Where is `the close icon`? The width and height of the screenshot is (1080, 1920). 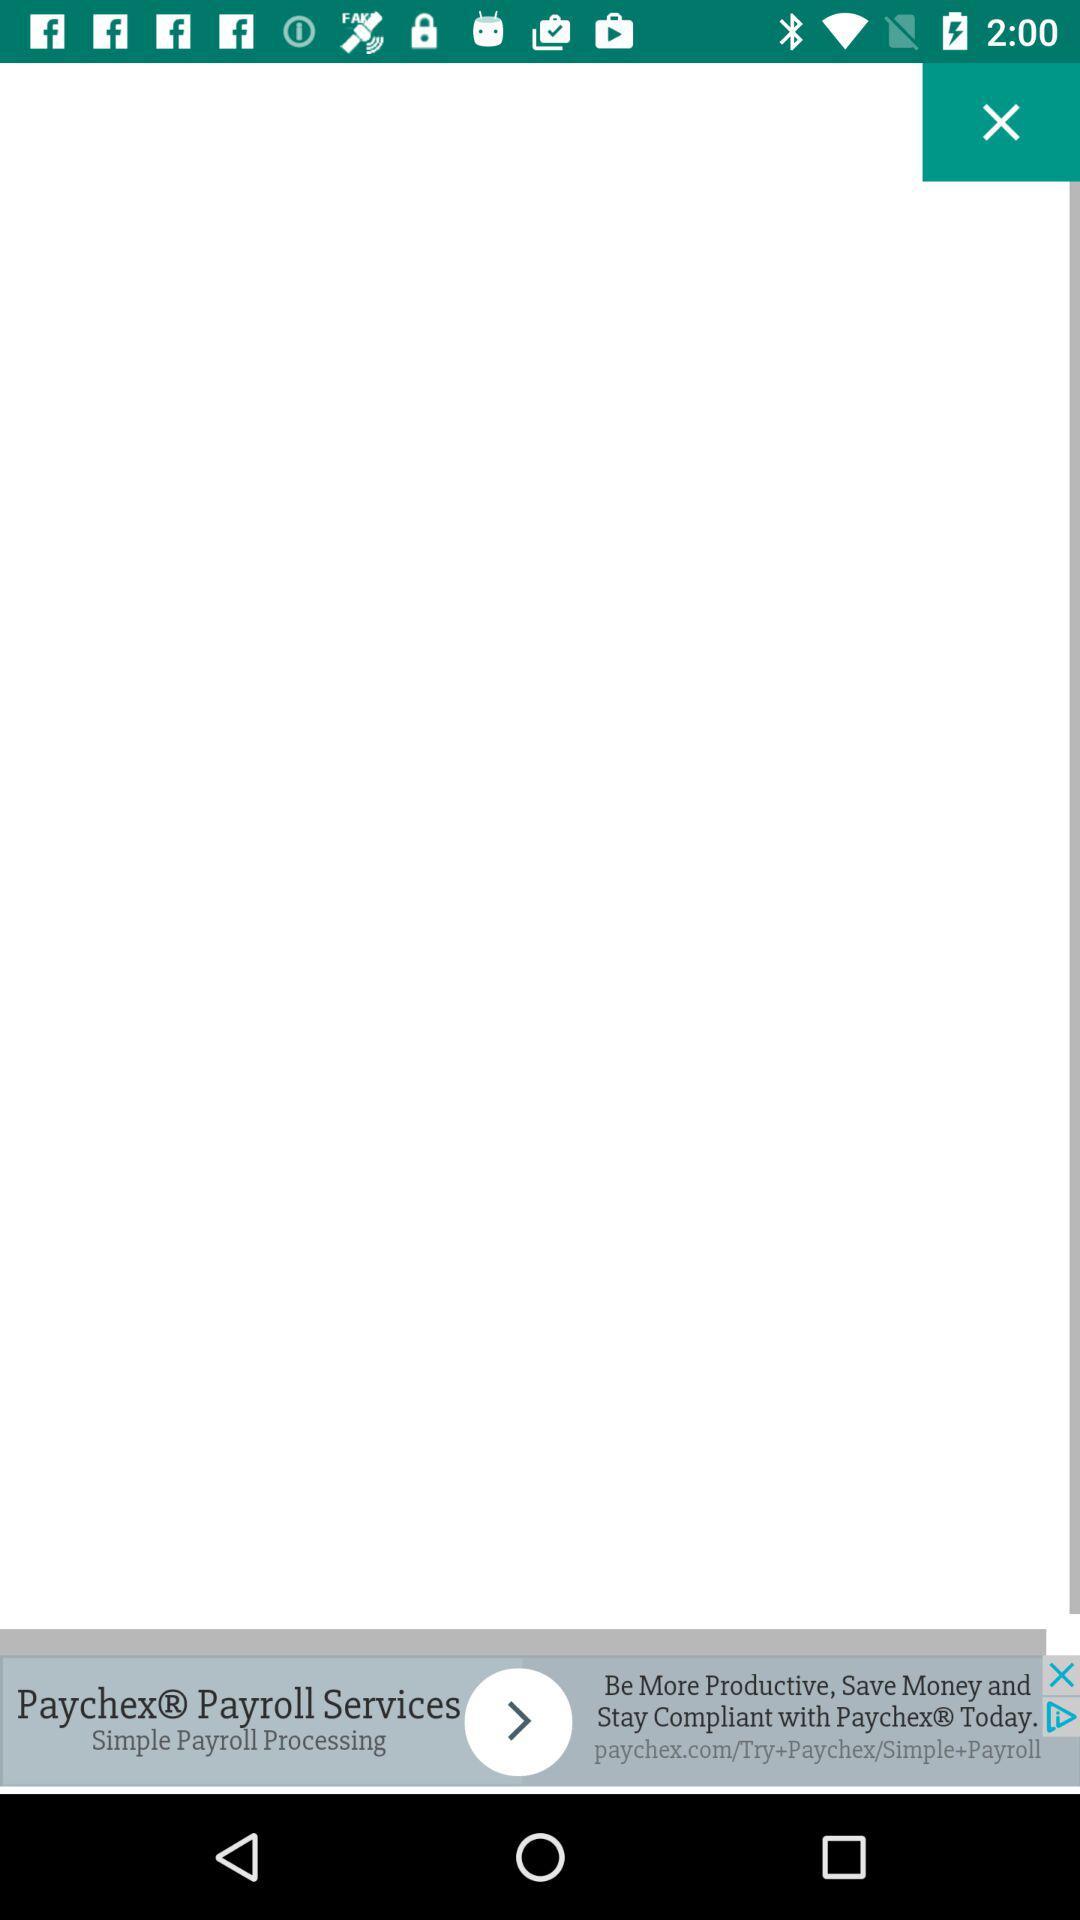
the close icon is located at coordinates (1001, 121).